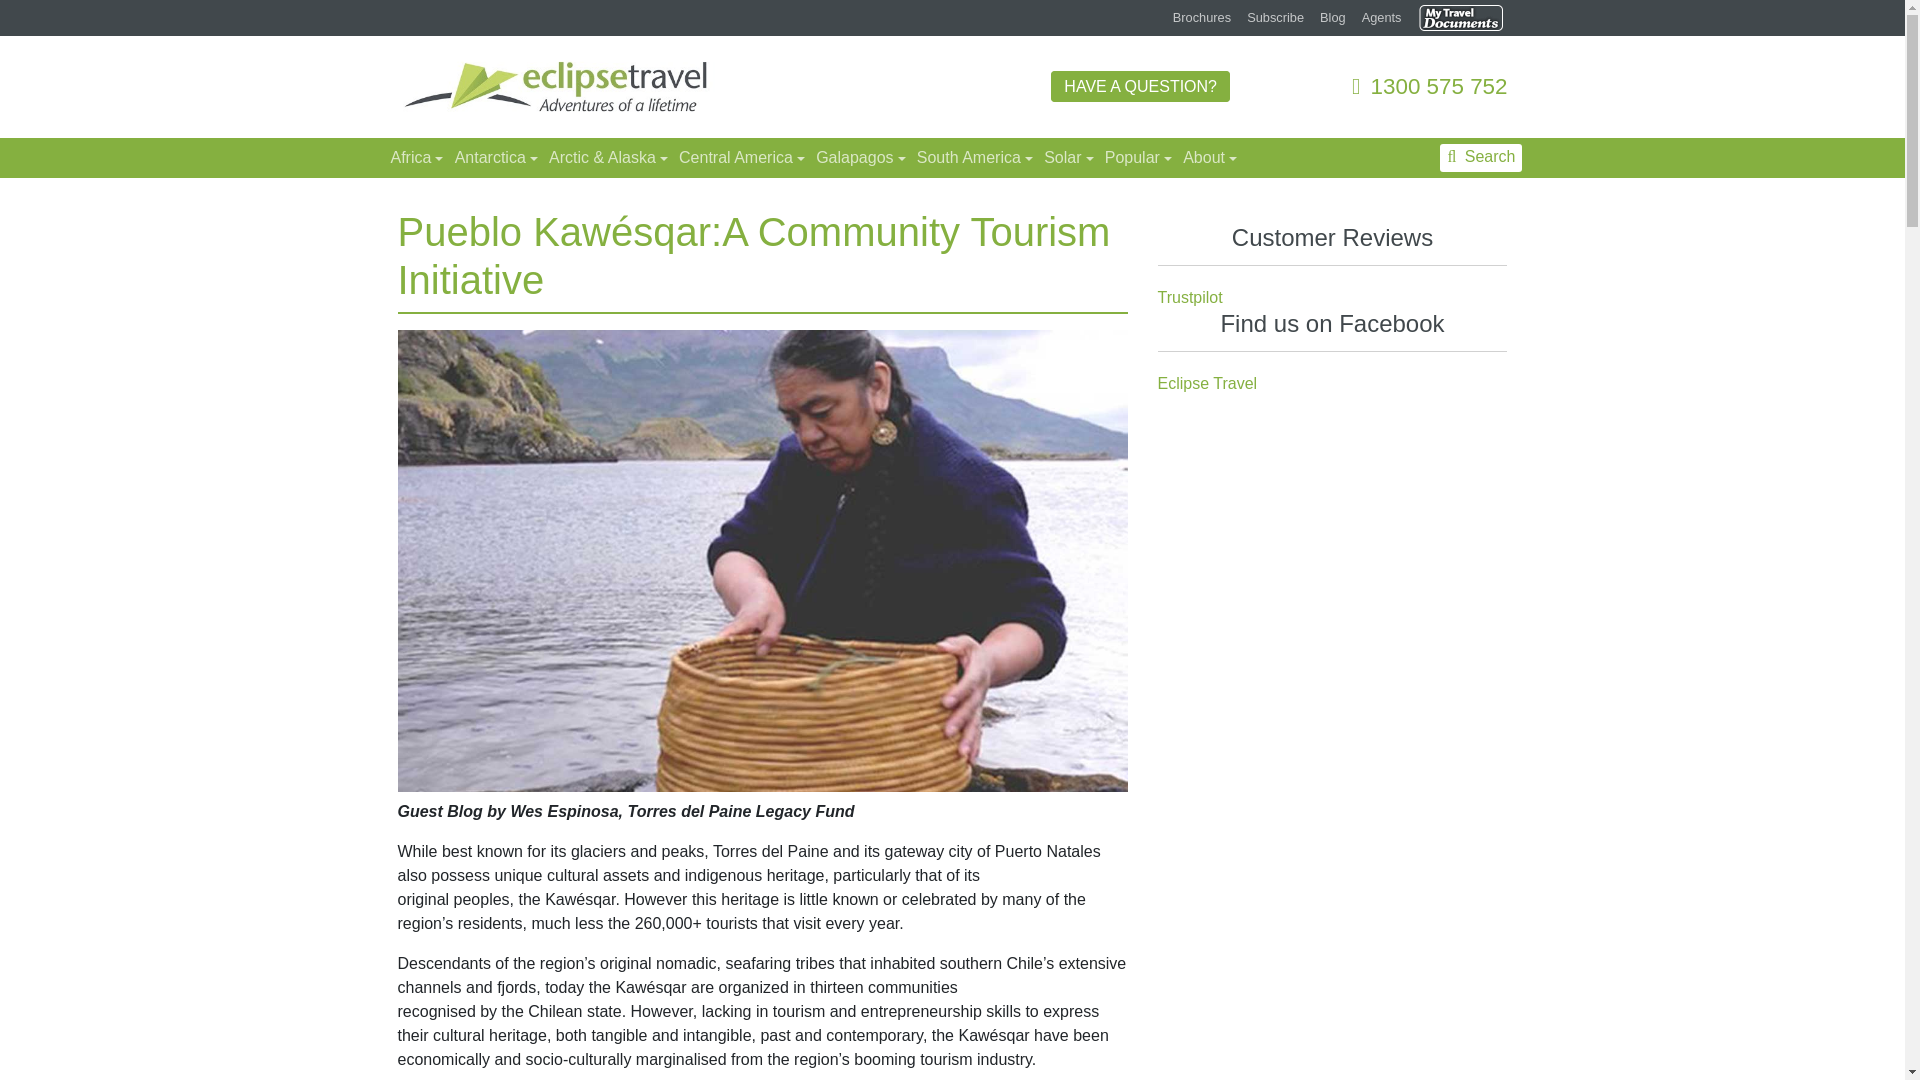 The image size is (1920, 1080). I want to click on 'Eclipse Travel', so click(1157, 383).